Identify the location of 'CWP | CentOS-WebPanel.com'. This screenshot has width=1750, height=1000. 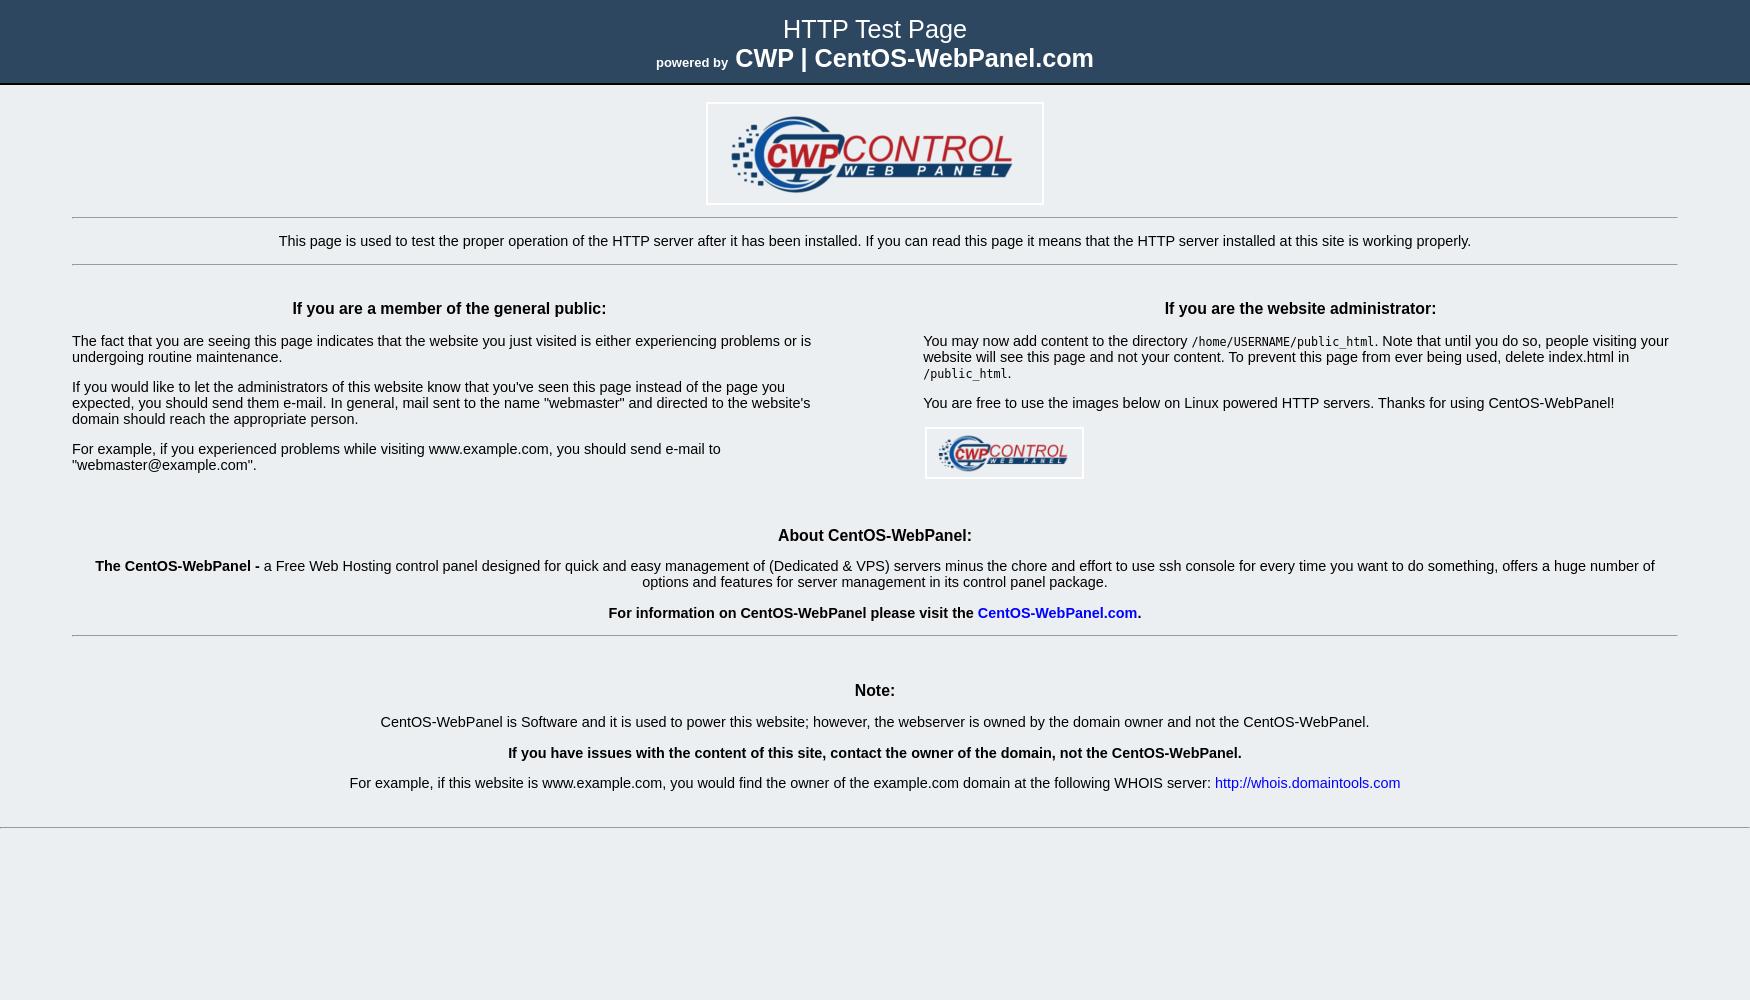
(728, 58).